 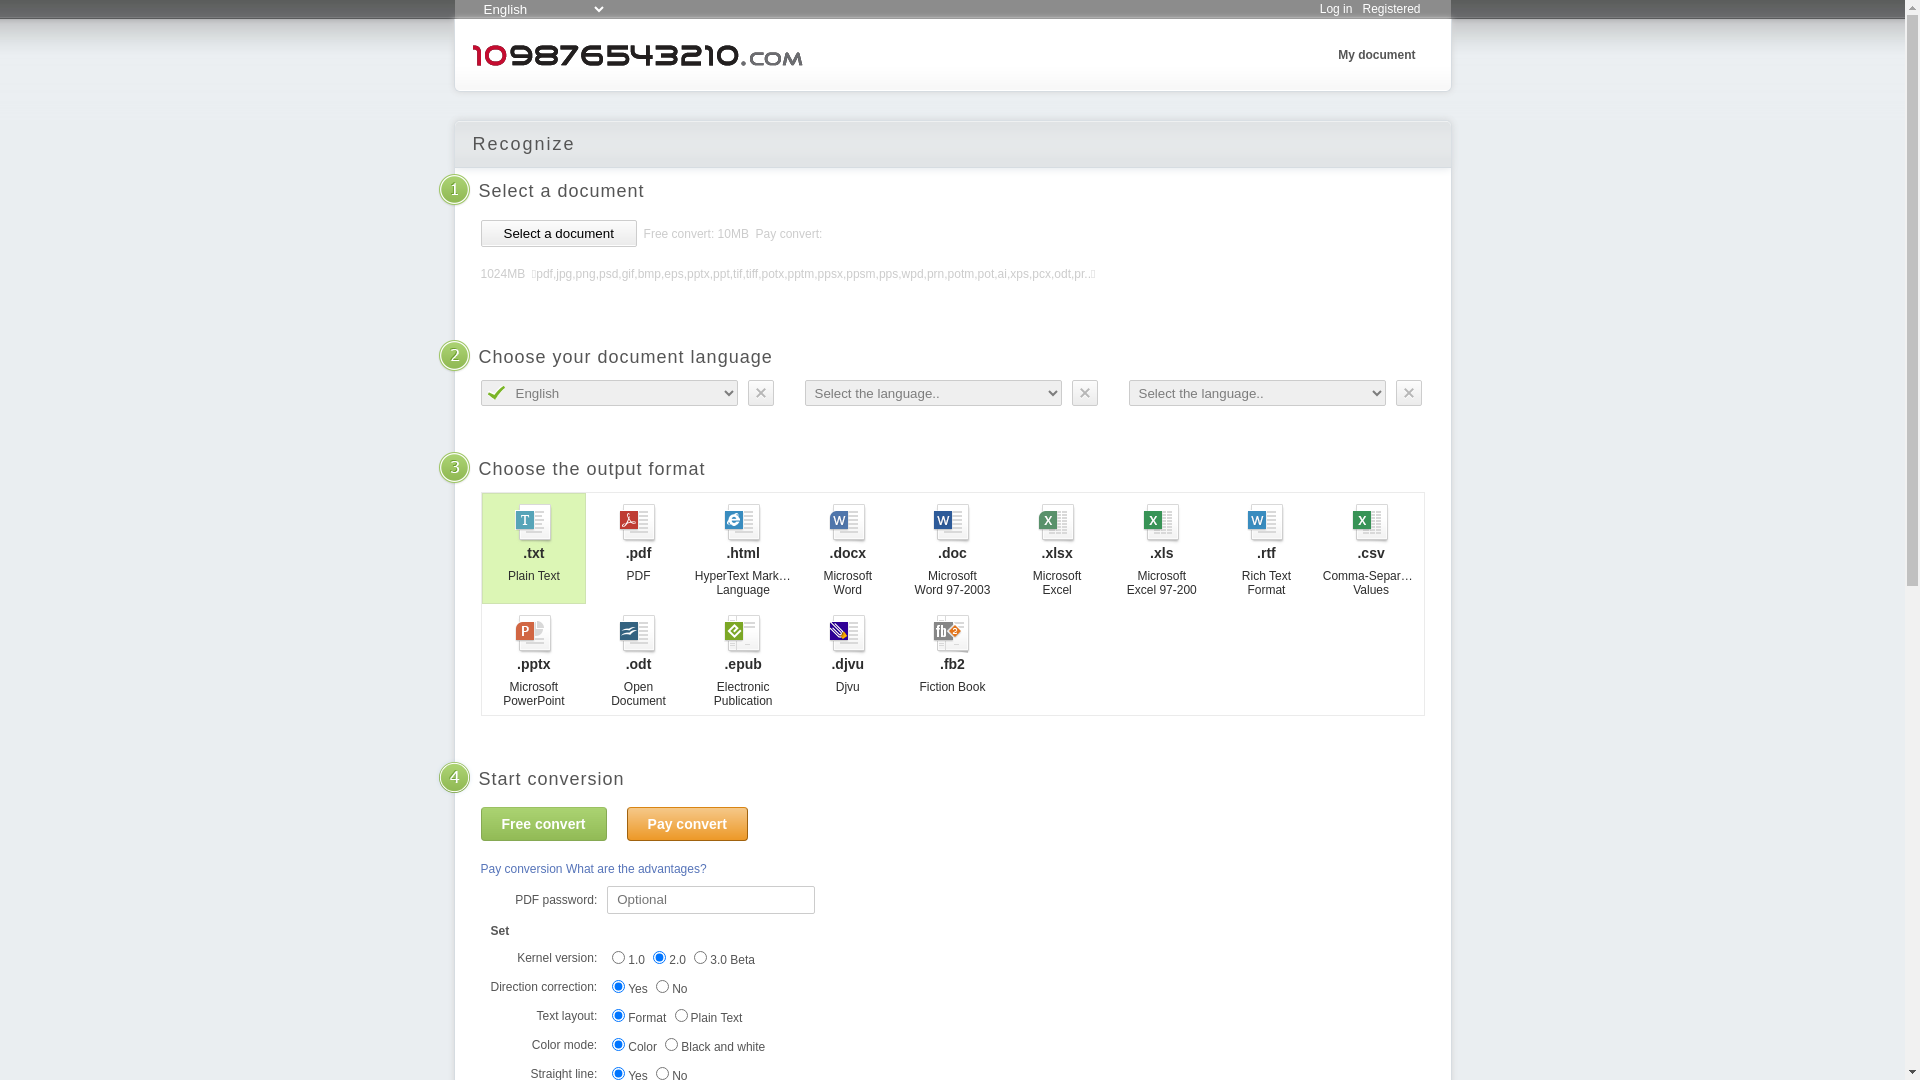 What do you see at coordinates (637, 548) in the screenshot?
I see `'.pdf` at bounding box center [637, 548].